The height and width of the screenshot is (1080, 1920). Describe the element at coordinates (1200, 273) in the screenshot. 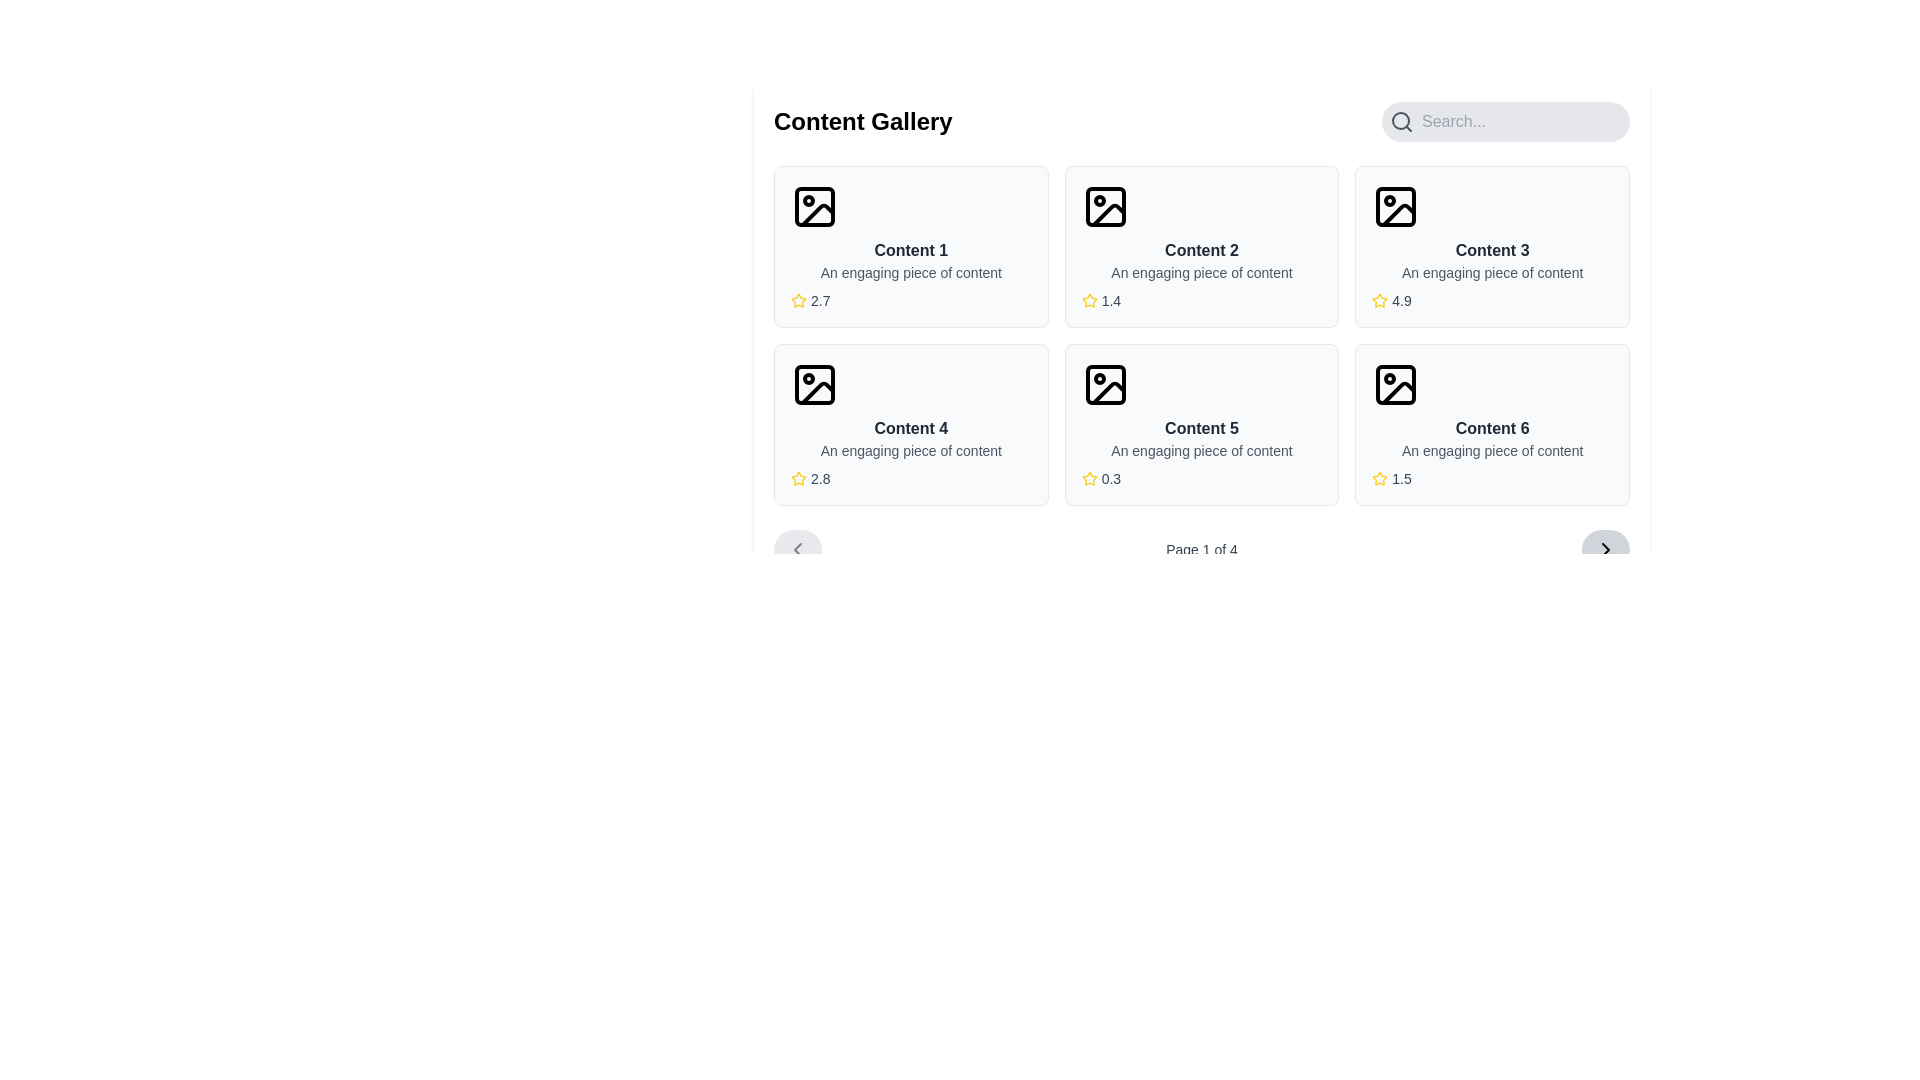

I see `text content from the label displaying 'An engaging piece of content' located inside a card layout in the second column of the grid, positioned below 'Content 2' and above the rating indicator '1.4'` at that location.